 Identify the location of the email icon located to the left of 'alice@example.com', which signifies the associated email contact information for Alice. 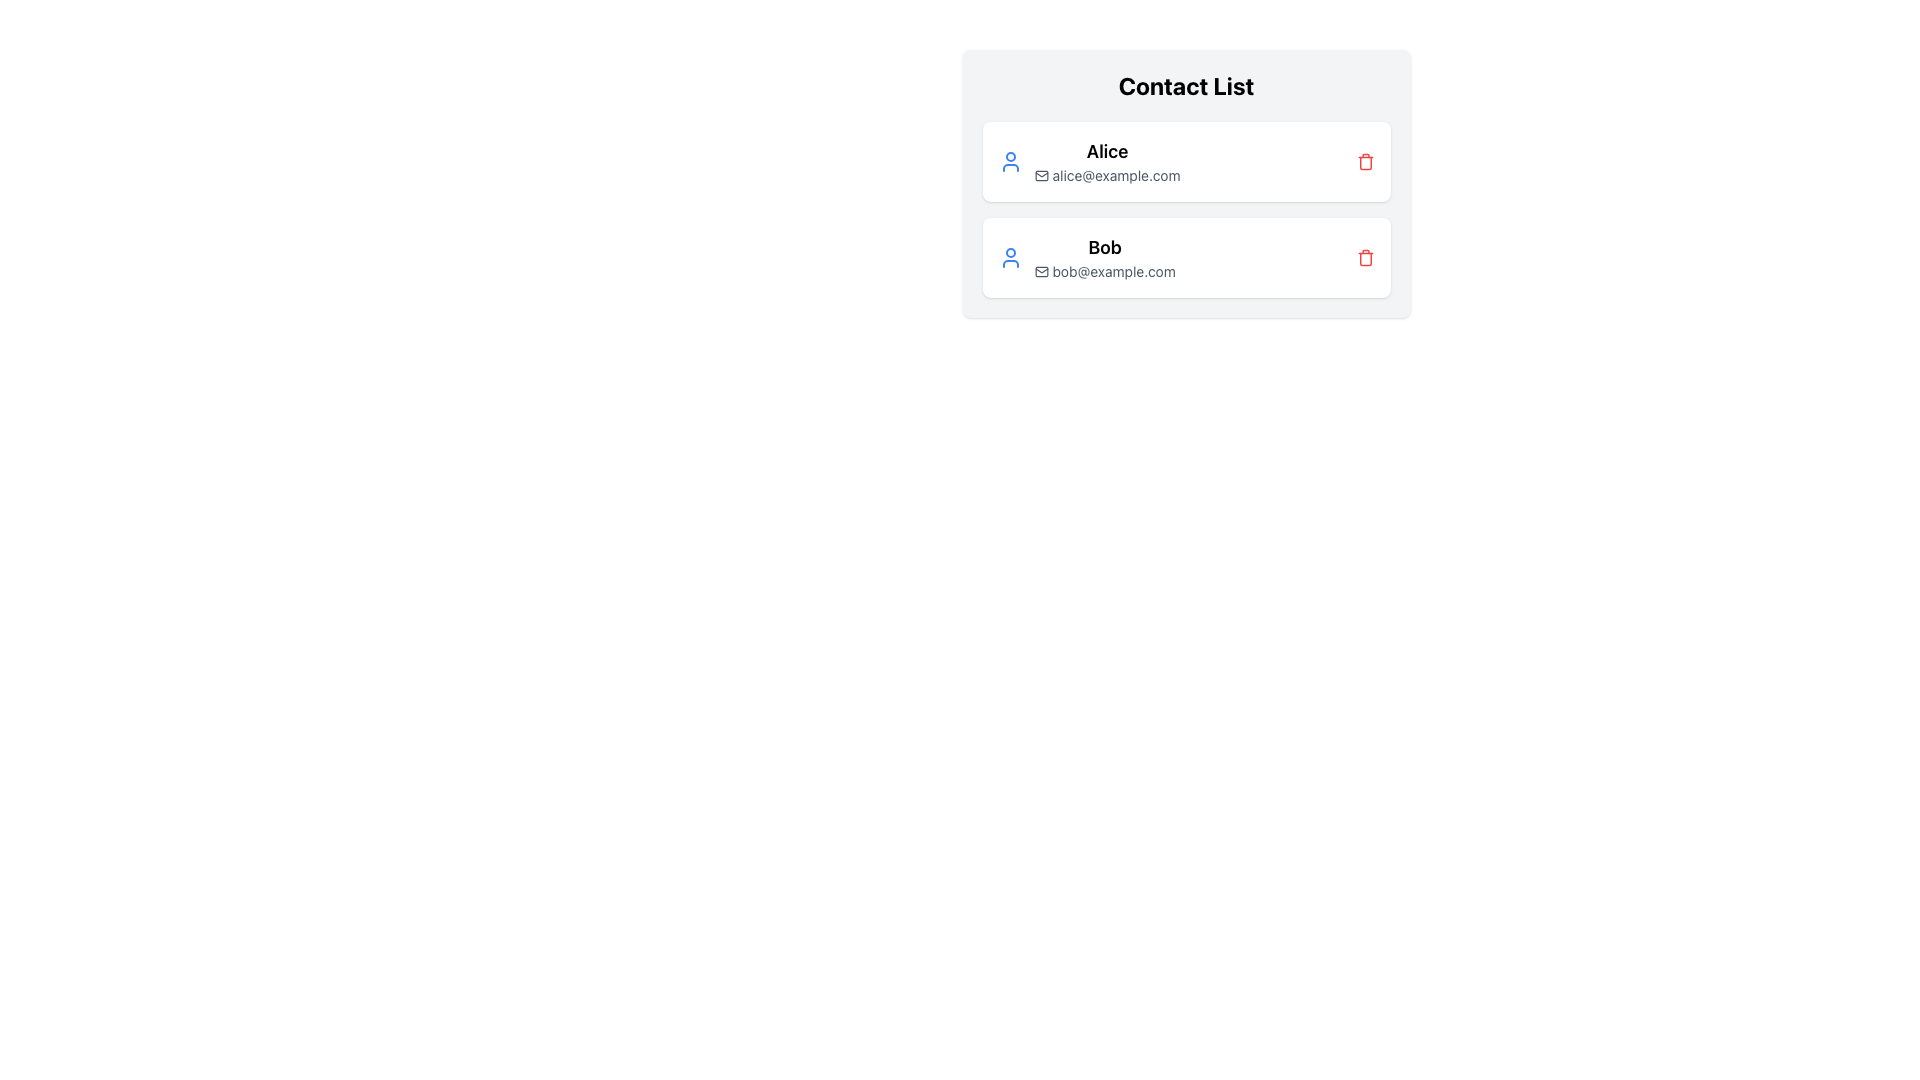
(1040, 175).